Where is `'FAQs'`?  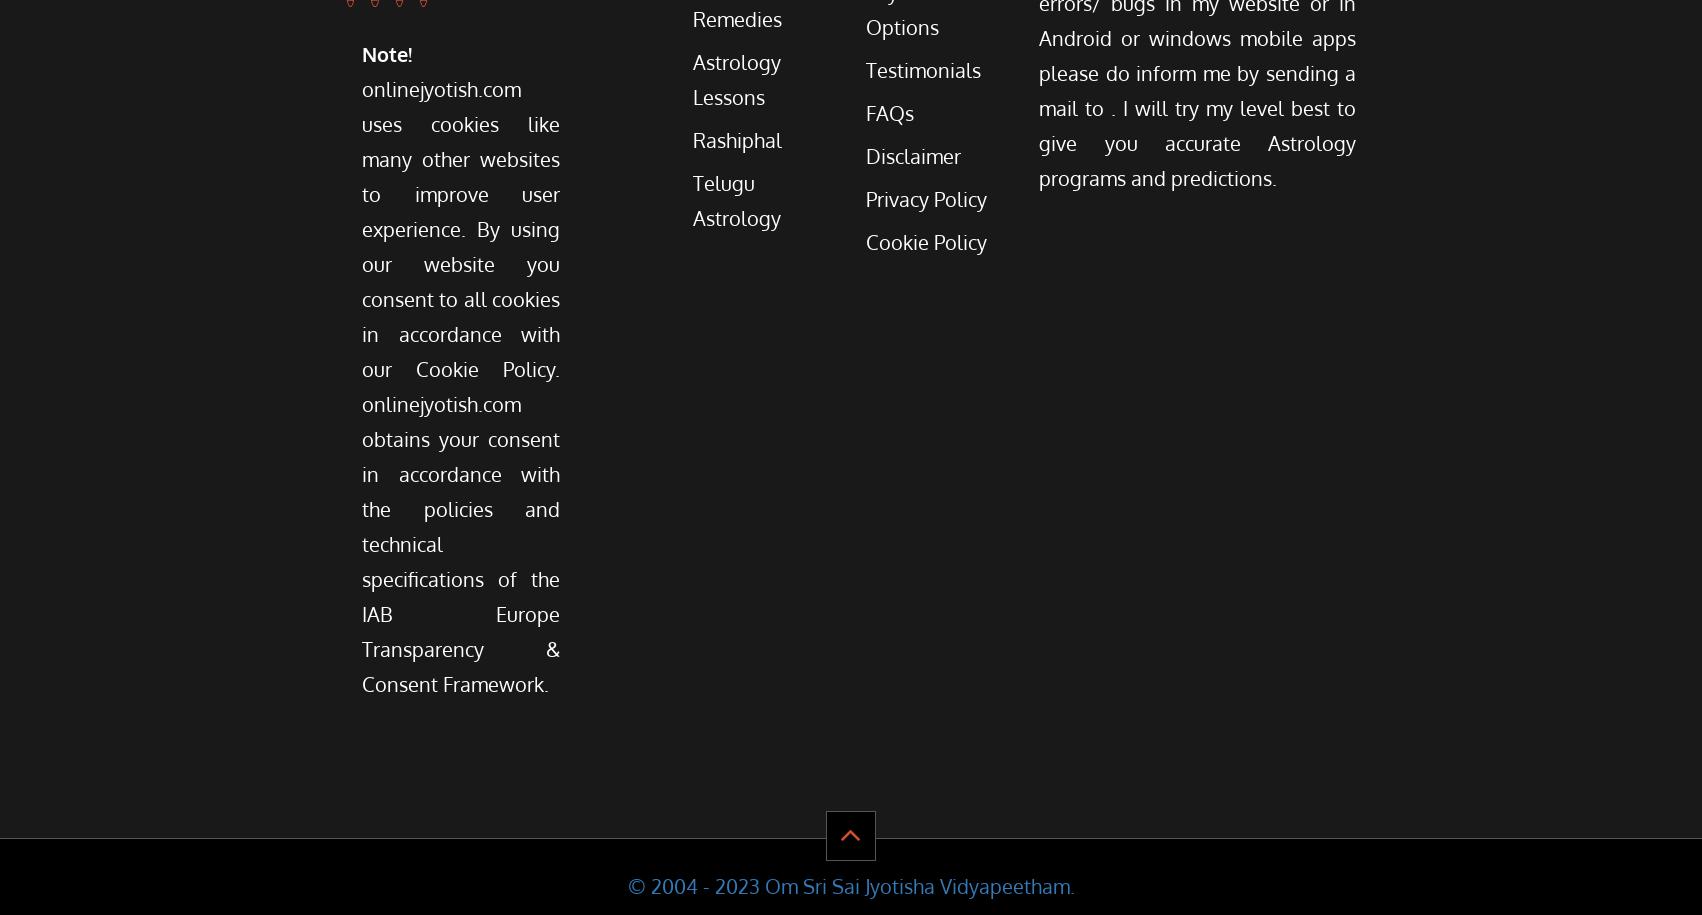
'FAQs' is located at coordinates (888, 113).